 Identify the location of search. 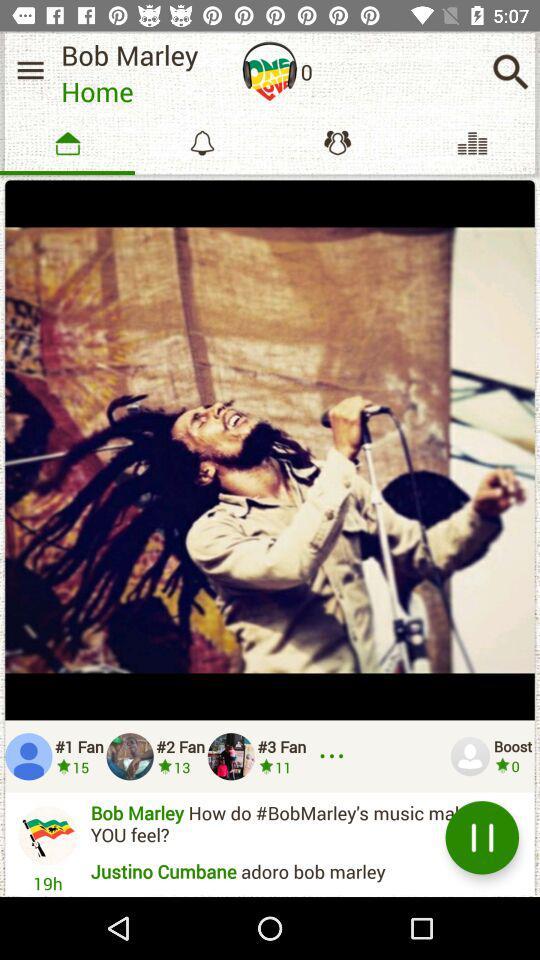
(510, 71).